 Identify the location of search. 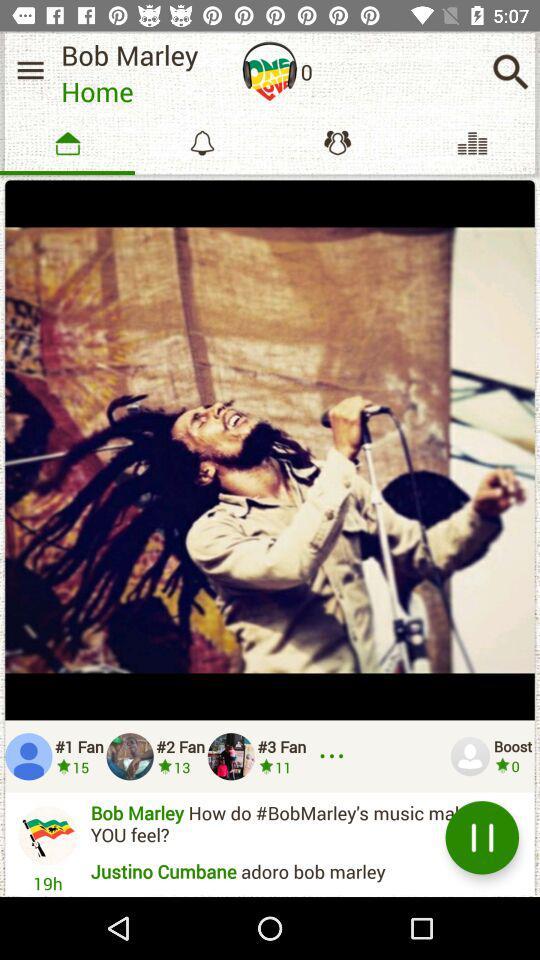
(510, 71).